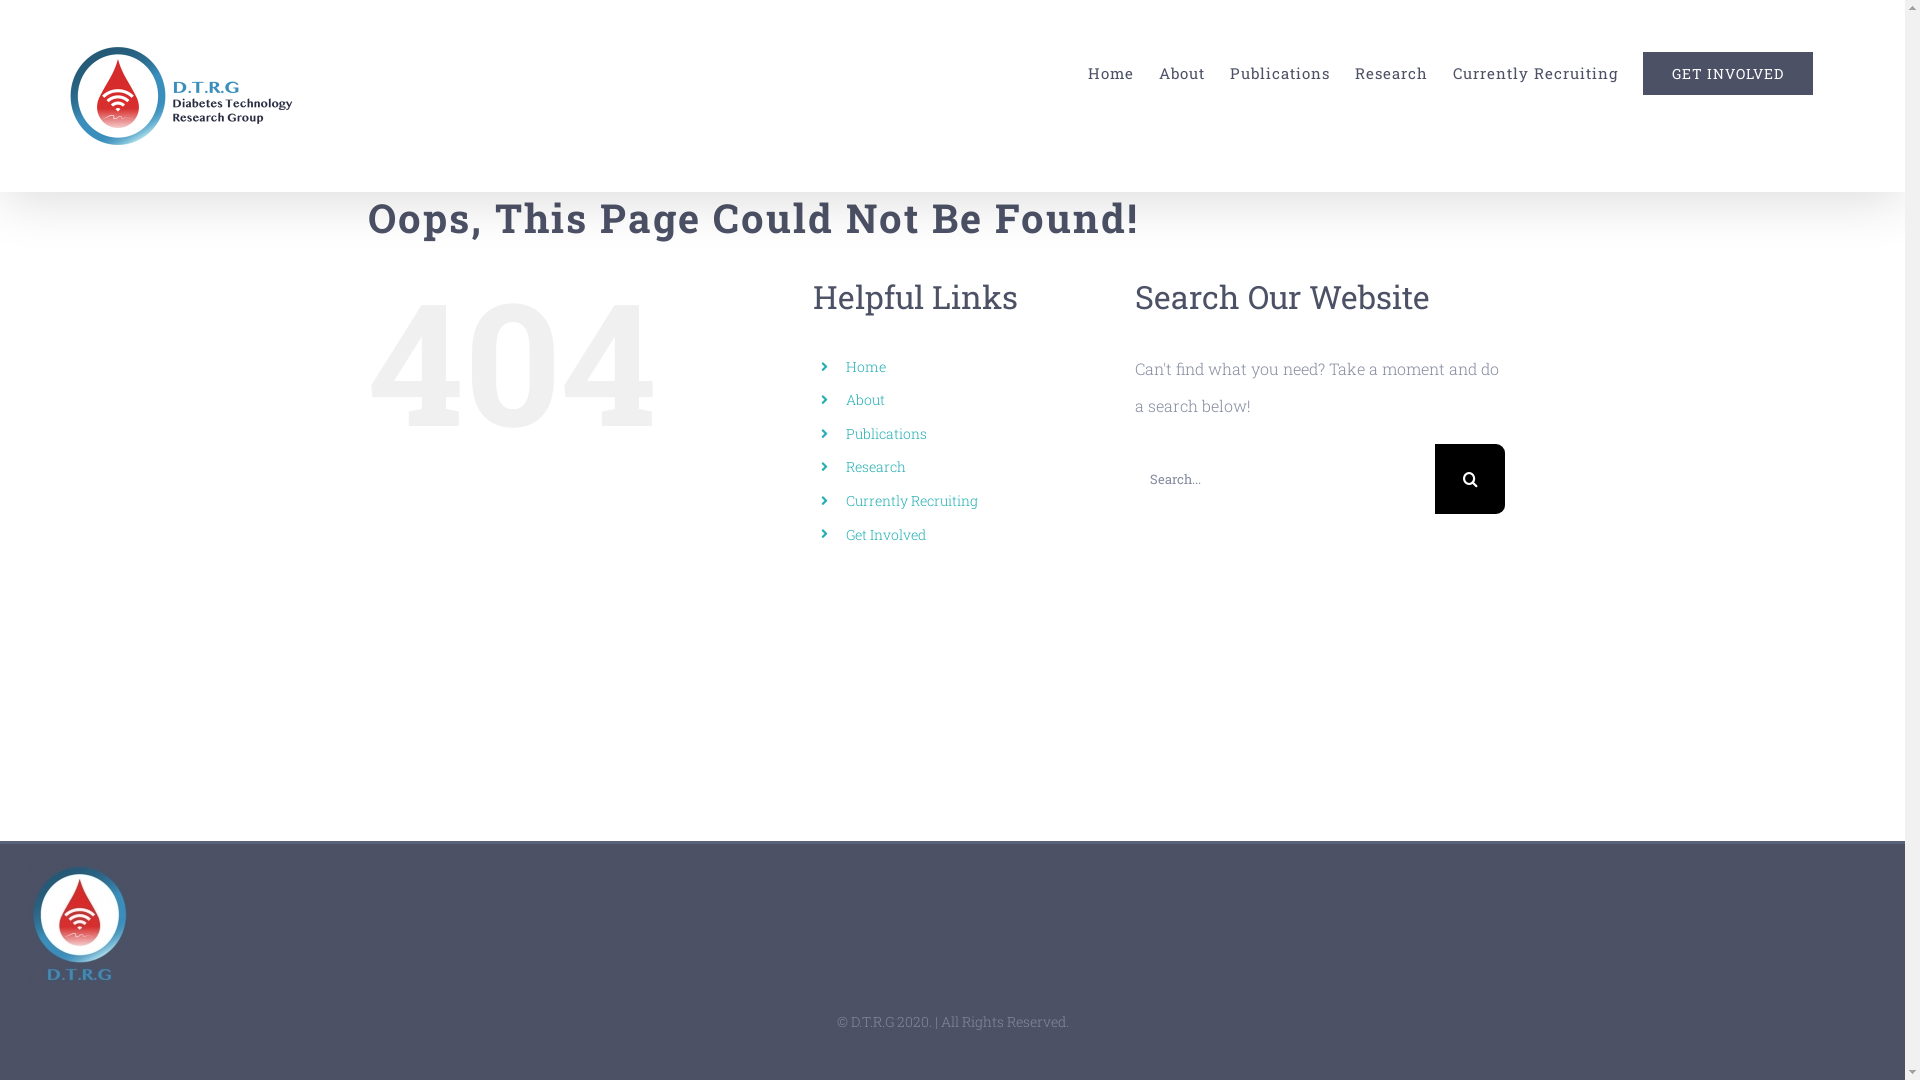 Image resolution: width=1920 pixels, height=1080 pixels. Describe the element at coordinates (885, 533) in the screenshot. I see `'Get Involved'` at that location.